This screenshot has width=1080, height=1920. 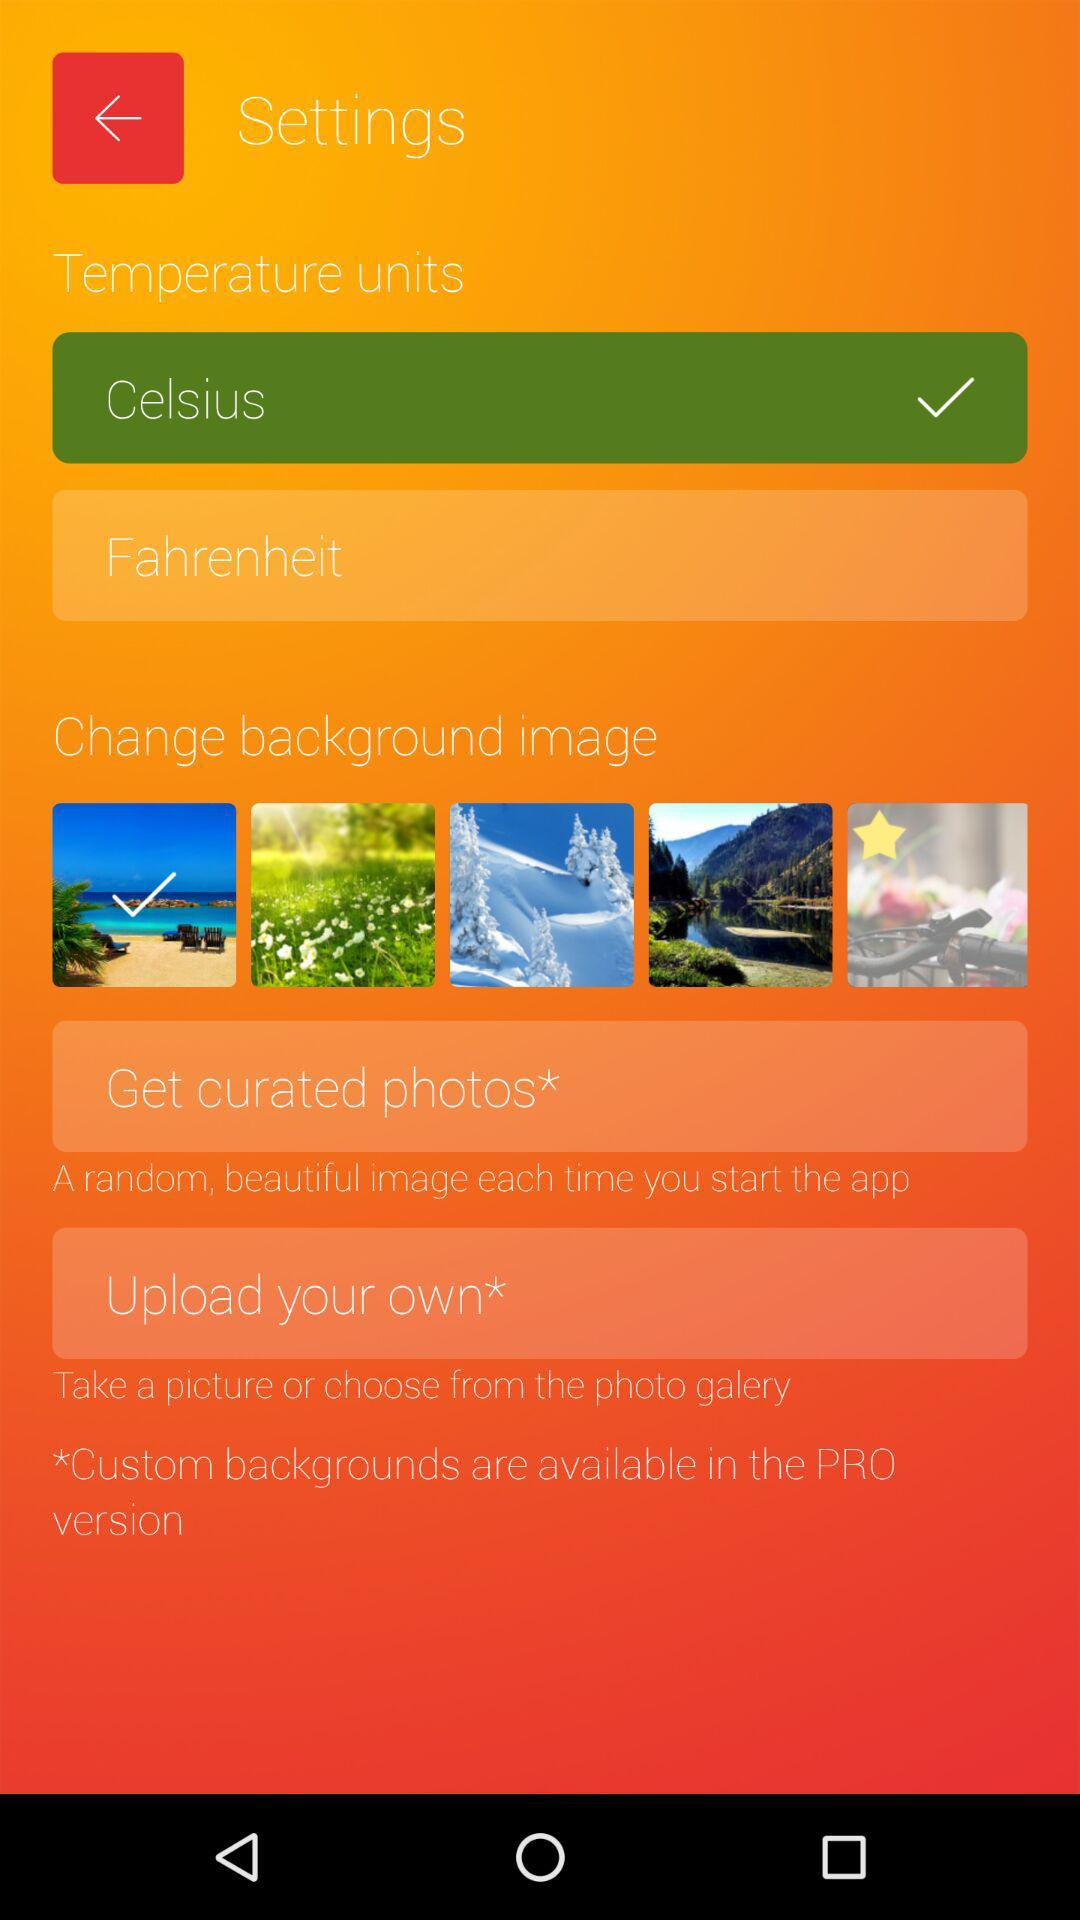 I want to click on item below celsius, so click(x=540, y=555).